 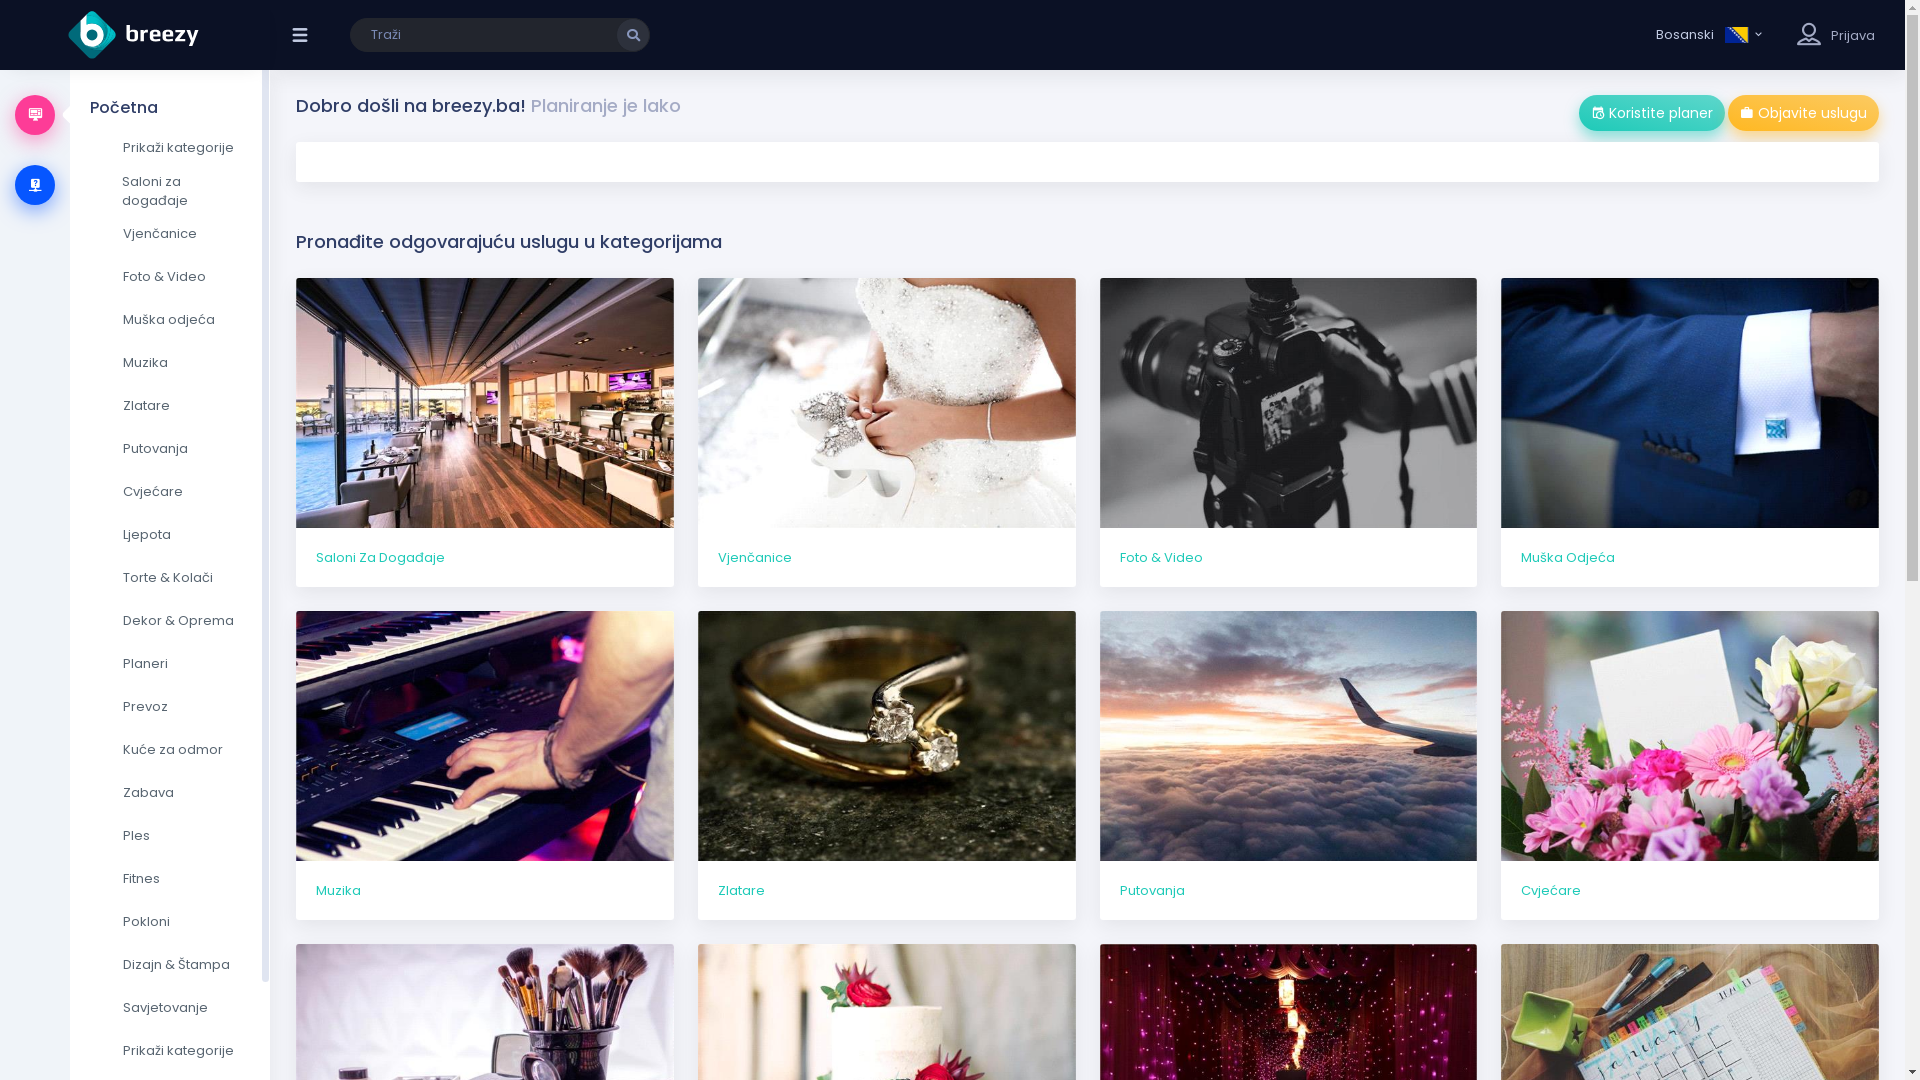 What do you see at coordinates (1289, 431) in the screenshot?
I see `'Foto & Video'` at bounding box center [1289, 431].